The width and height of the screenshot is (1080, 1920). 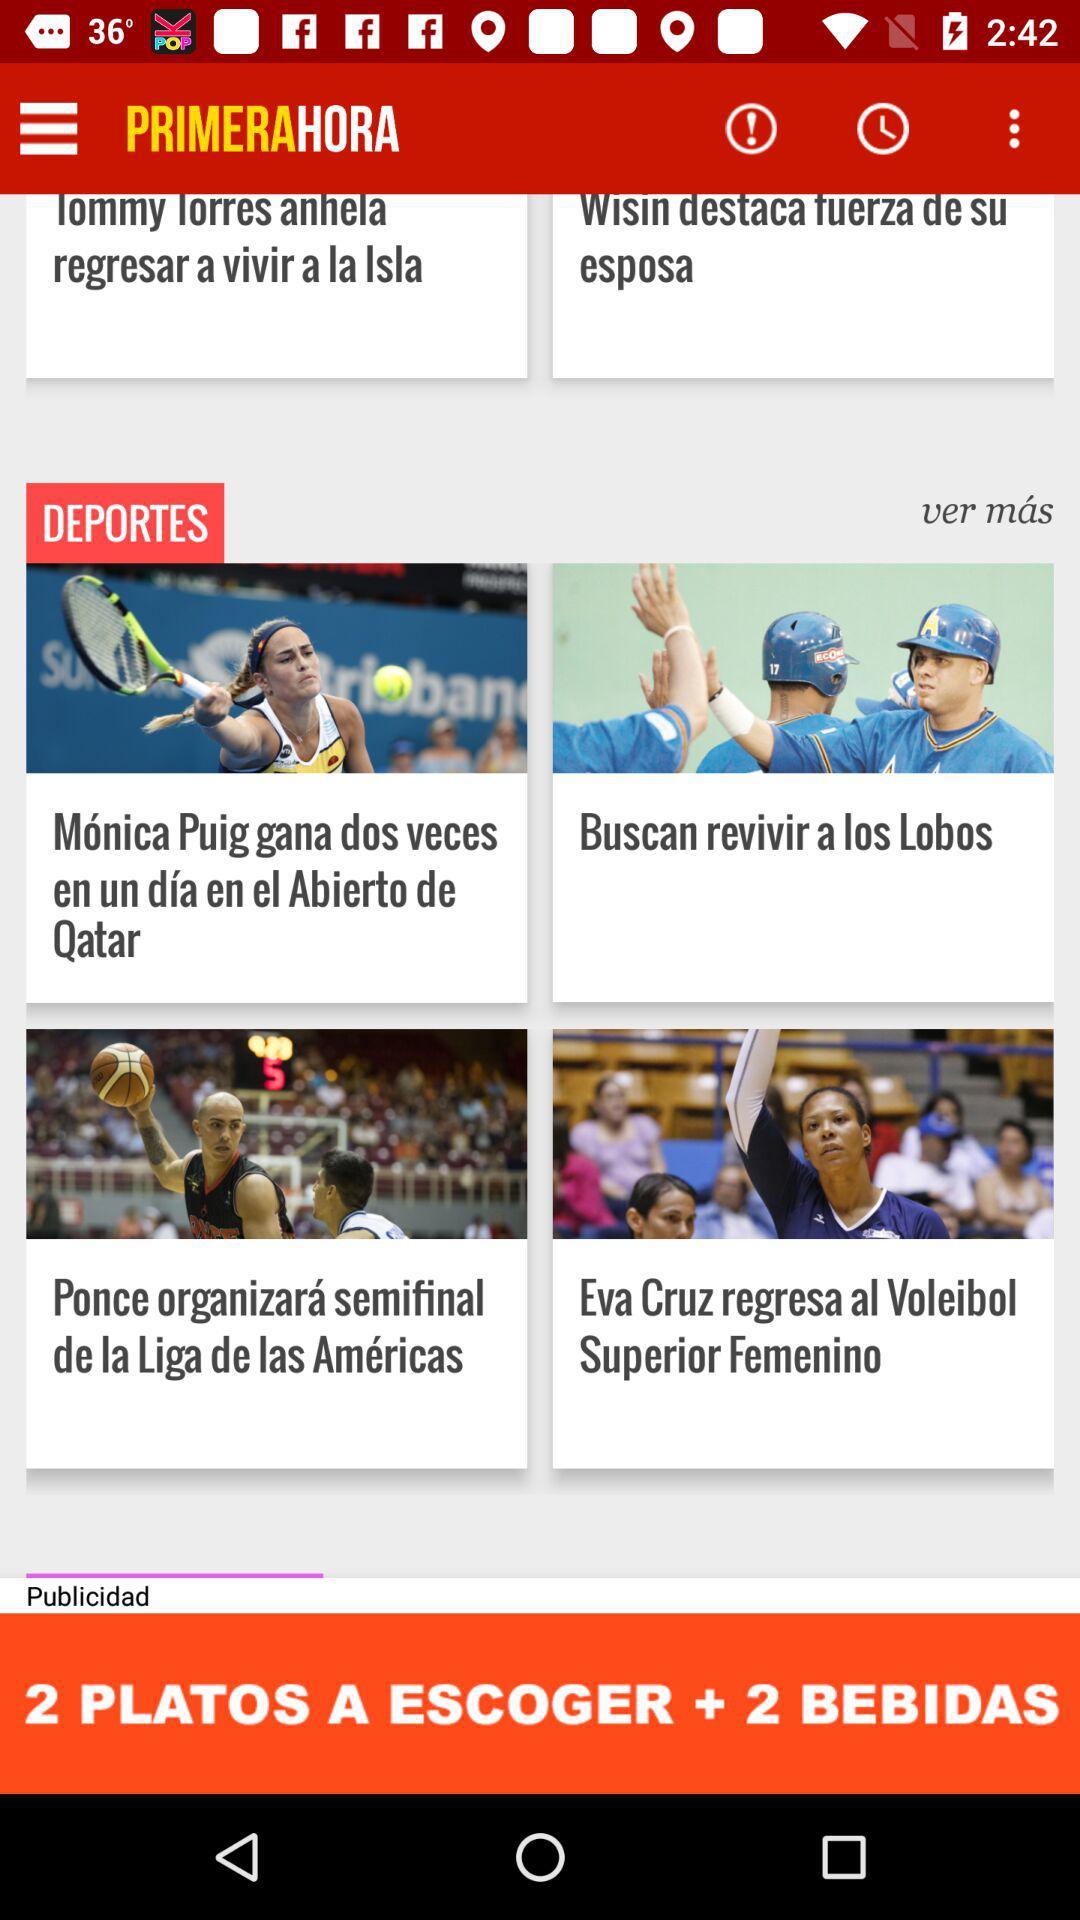 What do you see at coordinates (262, 127) in the screenshot?
I see `name of website` at bounding box center [262, 127].